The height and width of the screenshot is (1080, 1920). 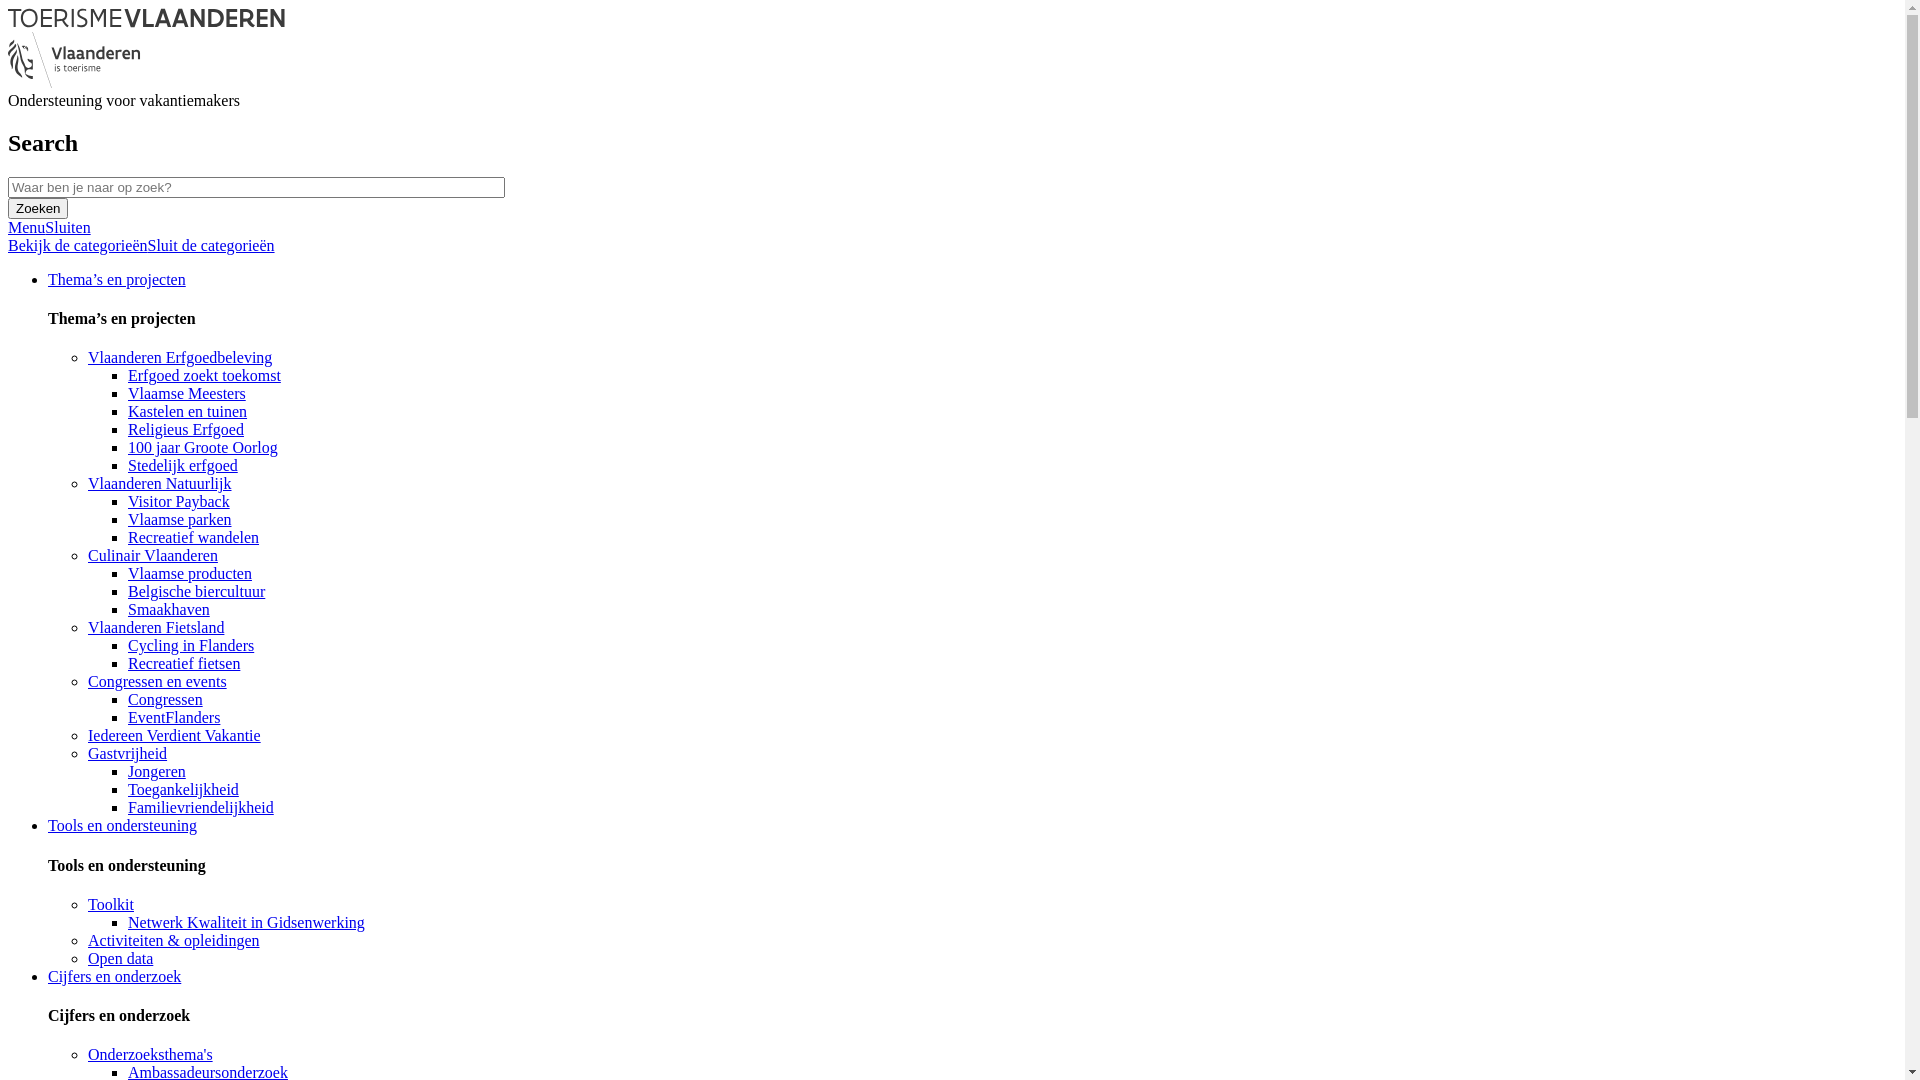 What do you see at coordinates (204, 375) in the screenshot?
I see `'Erfgoed zoekt toekomst'` at bounding box center [204, 375].